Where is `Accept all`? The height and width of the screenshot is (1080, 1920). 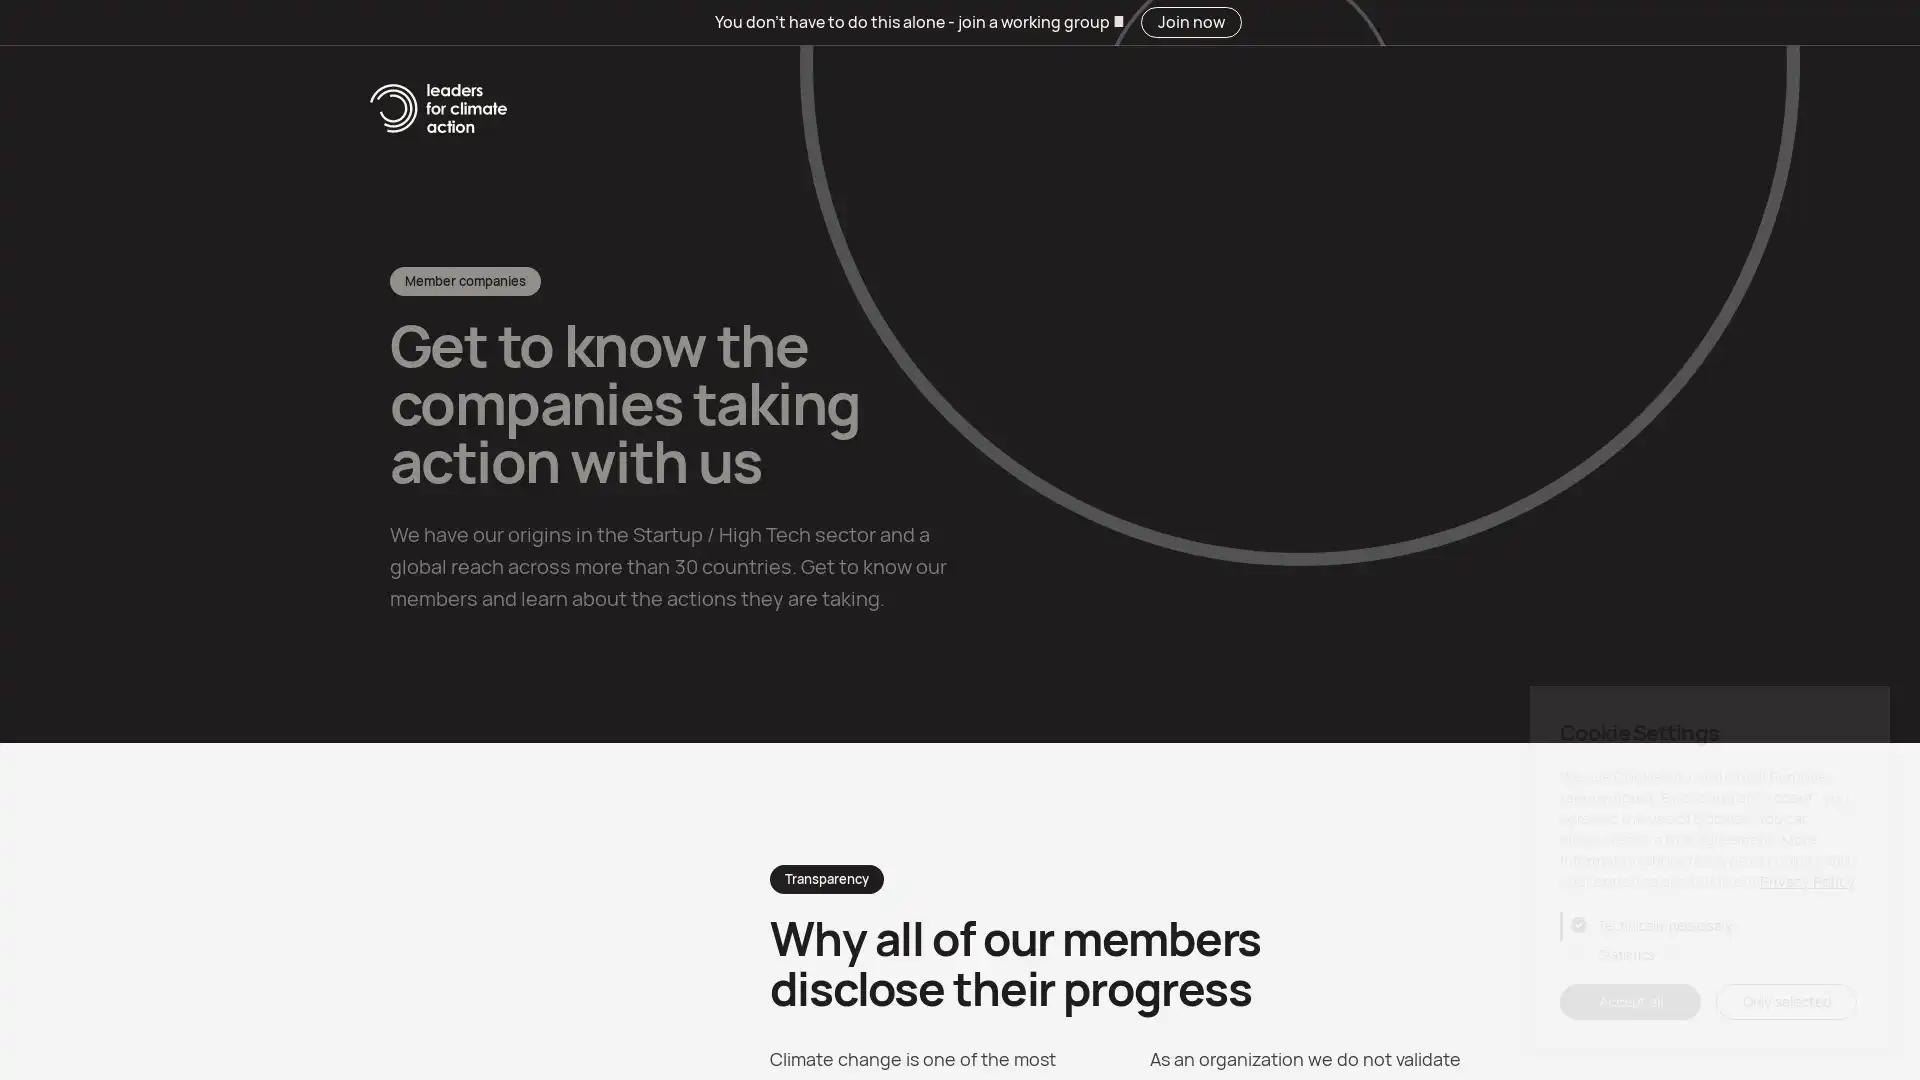 Accept all is located at coordinates (1630, 1002).